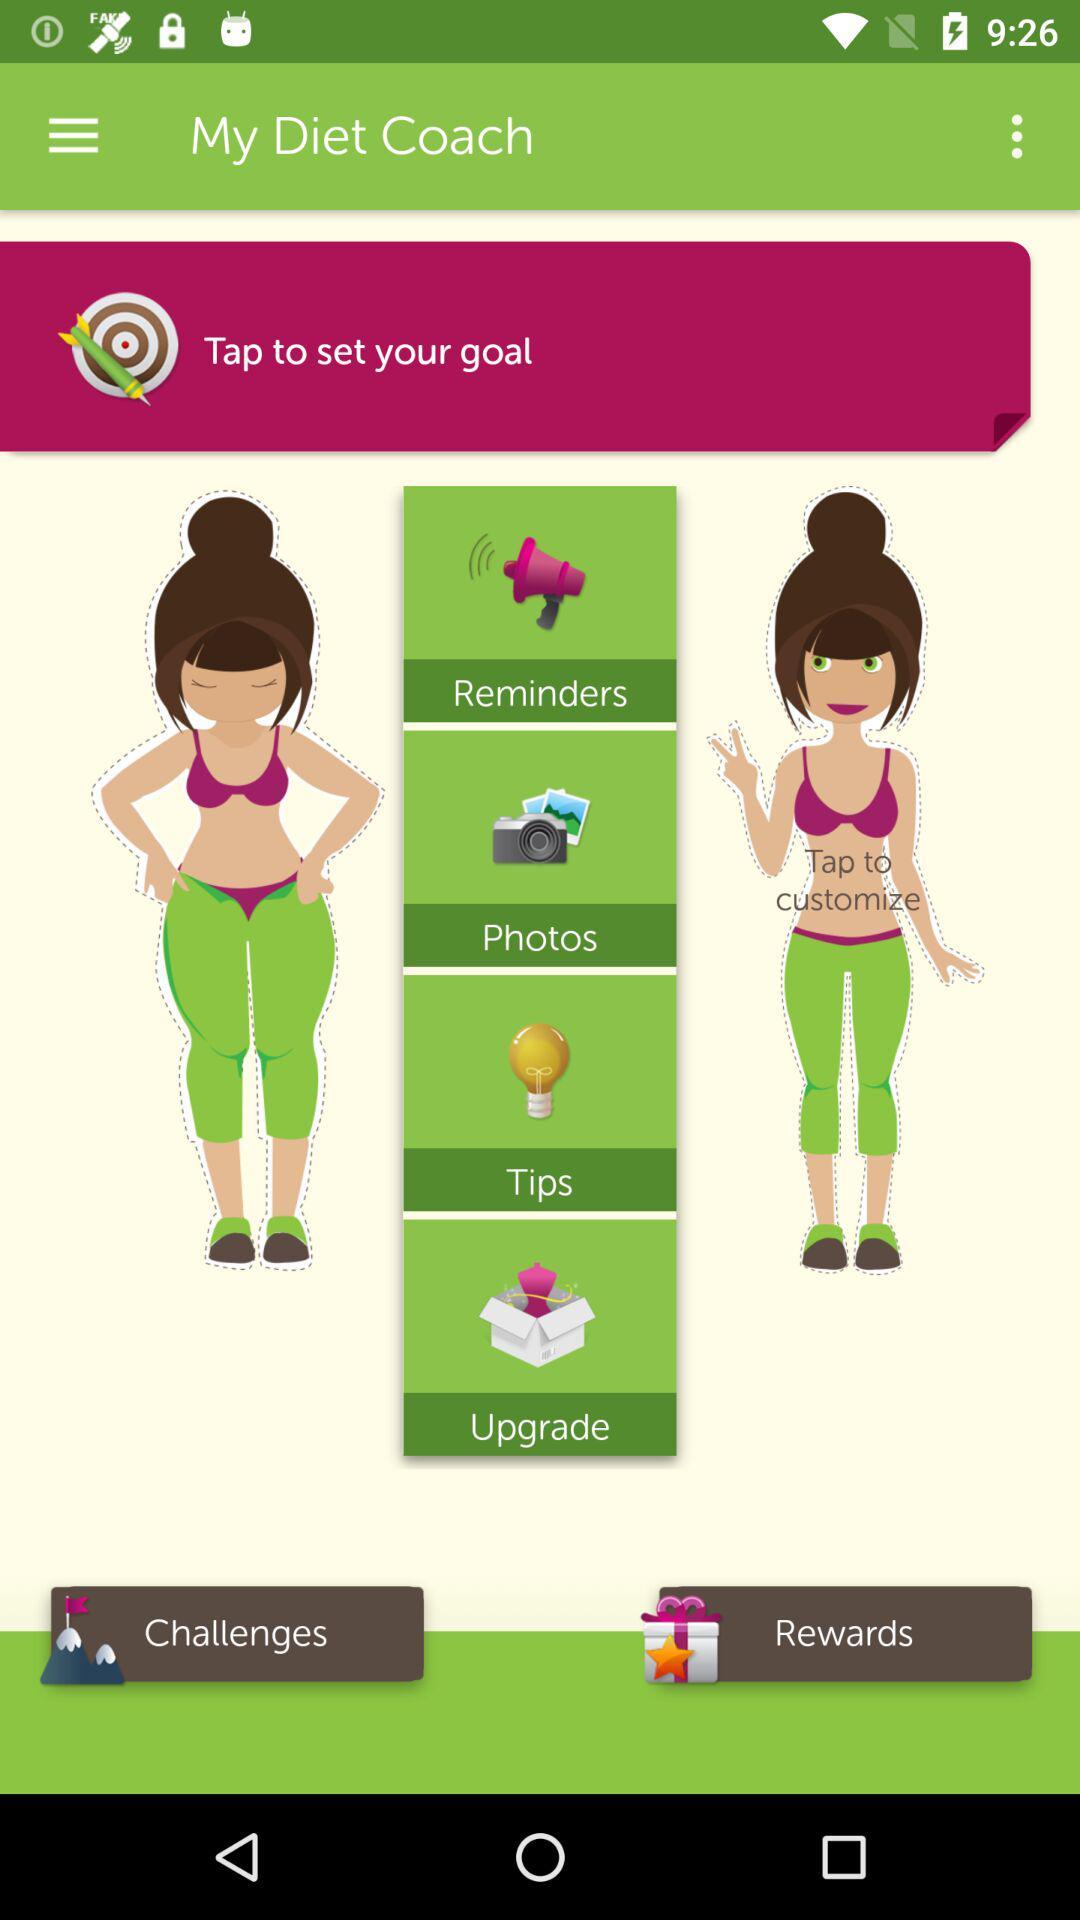 Image resolution: width=1080 pixels, height=1920 pixels. I want to click on the icon at the top right corner, so click(1017, 135).